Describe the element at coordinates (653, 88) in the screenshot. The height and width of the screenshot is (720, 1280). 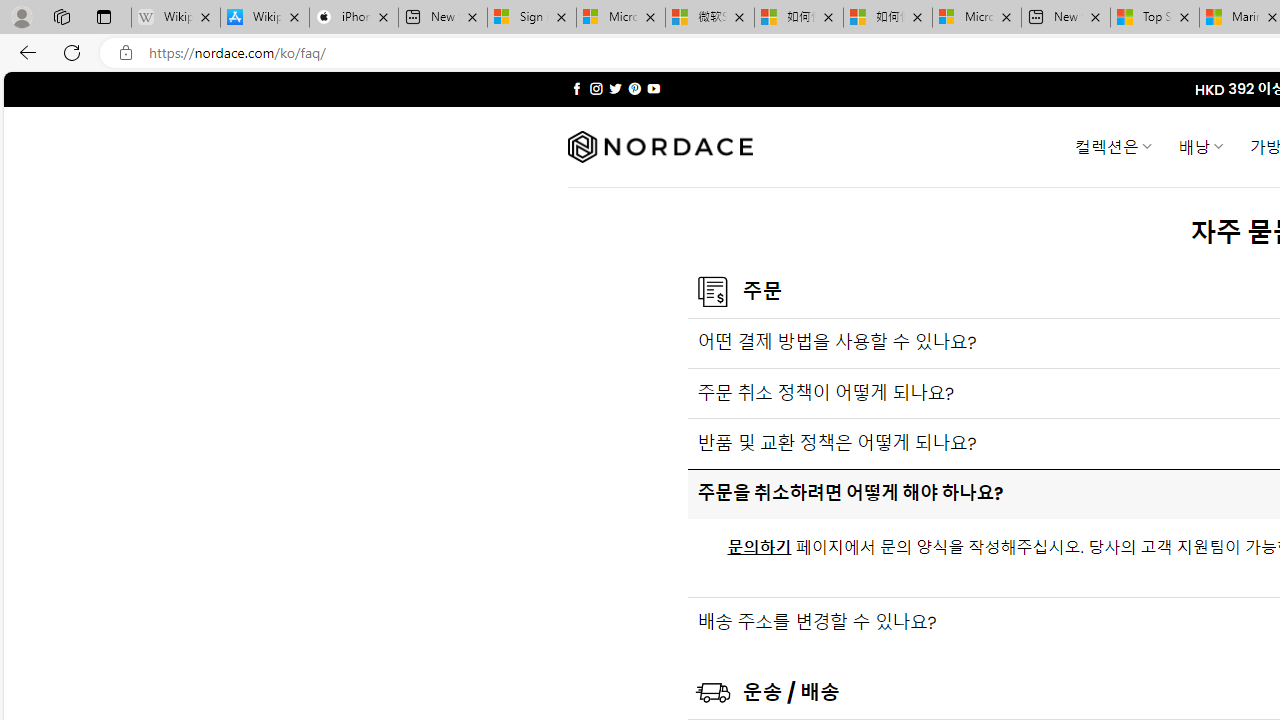
I see `'Follow on YouTube'` at that location.